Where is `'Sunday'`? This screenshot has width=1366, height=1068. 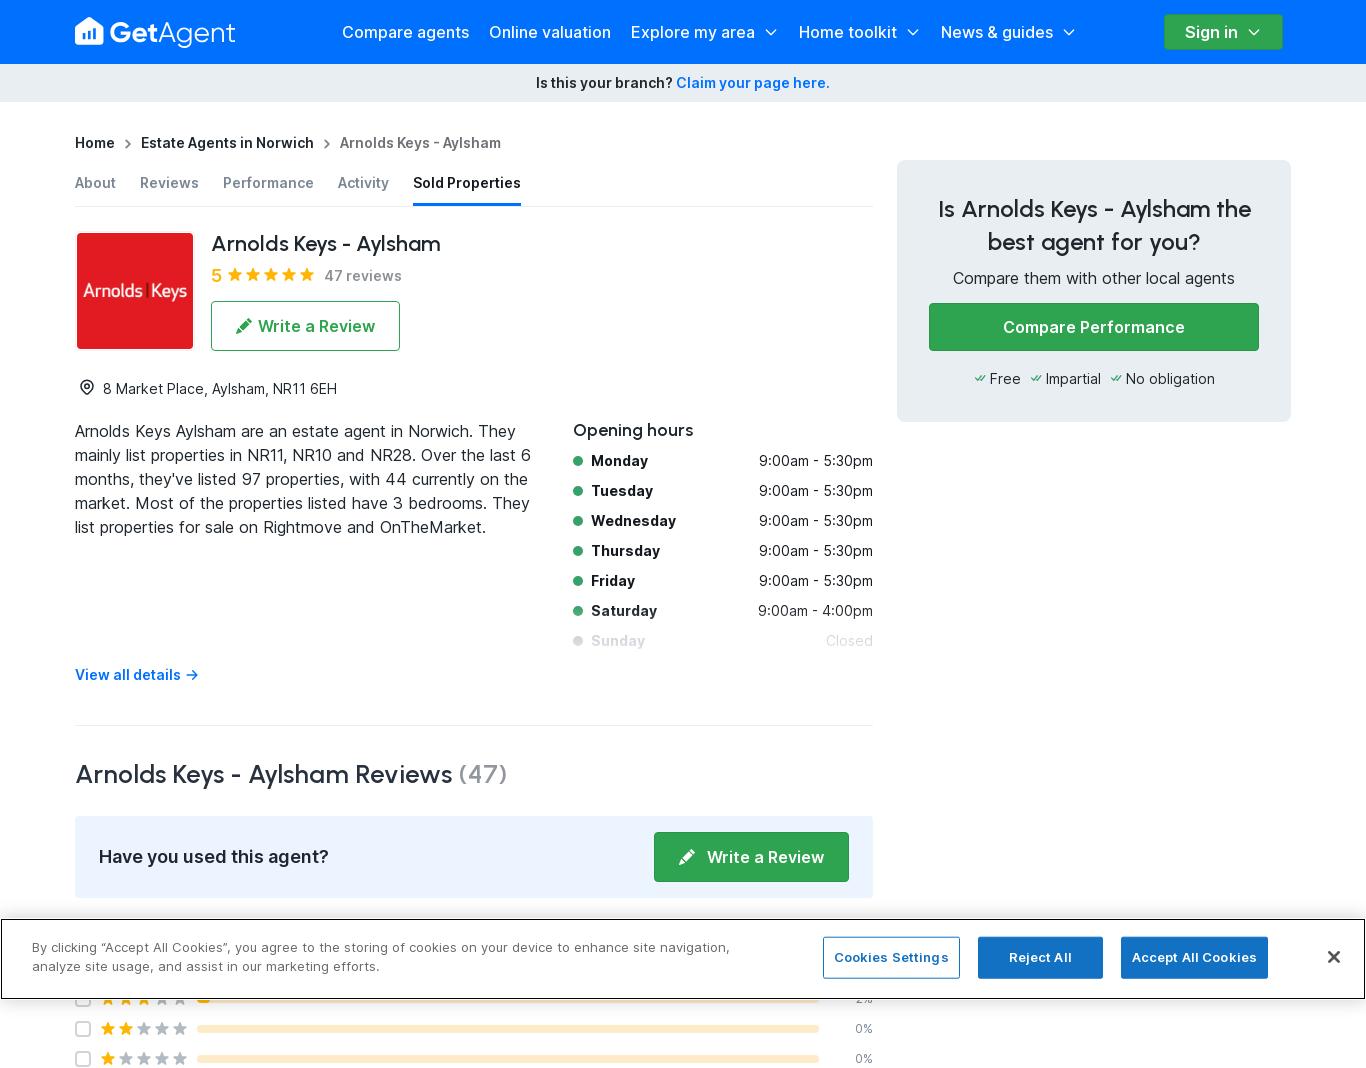
'Sunday' is located at coordinates (590, 639).